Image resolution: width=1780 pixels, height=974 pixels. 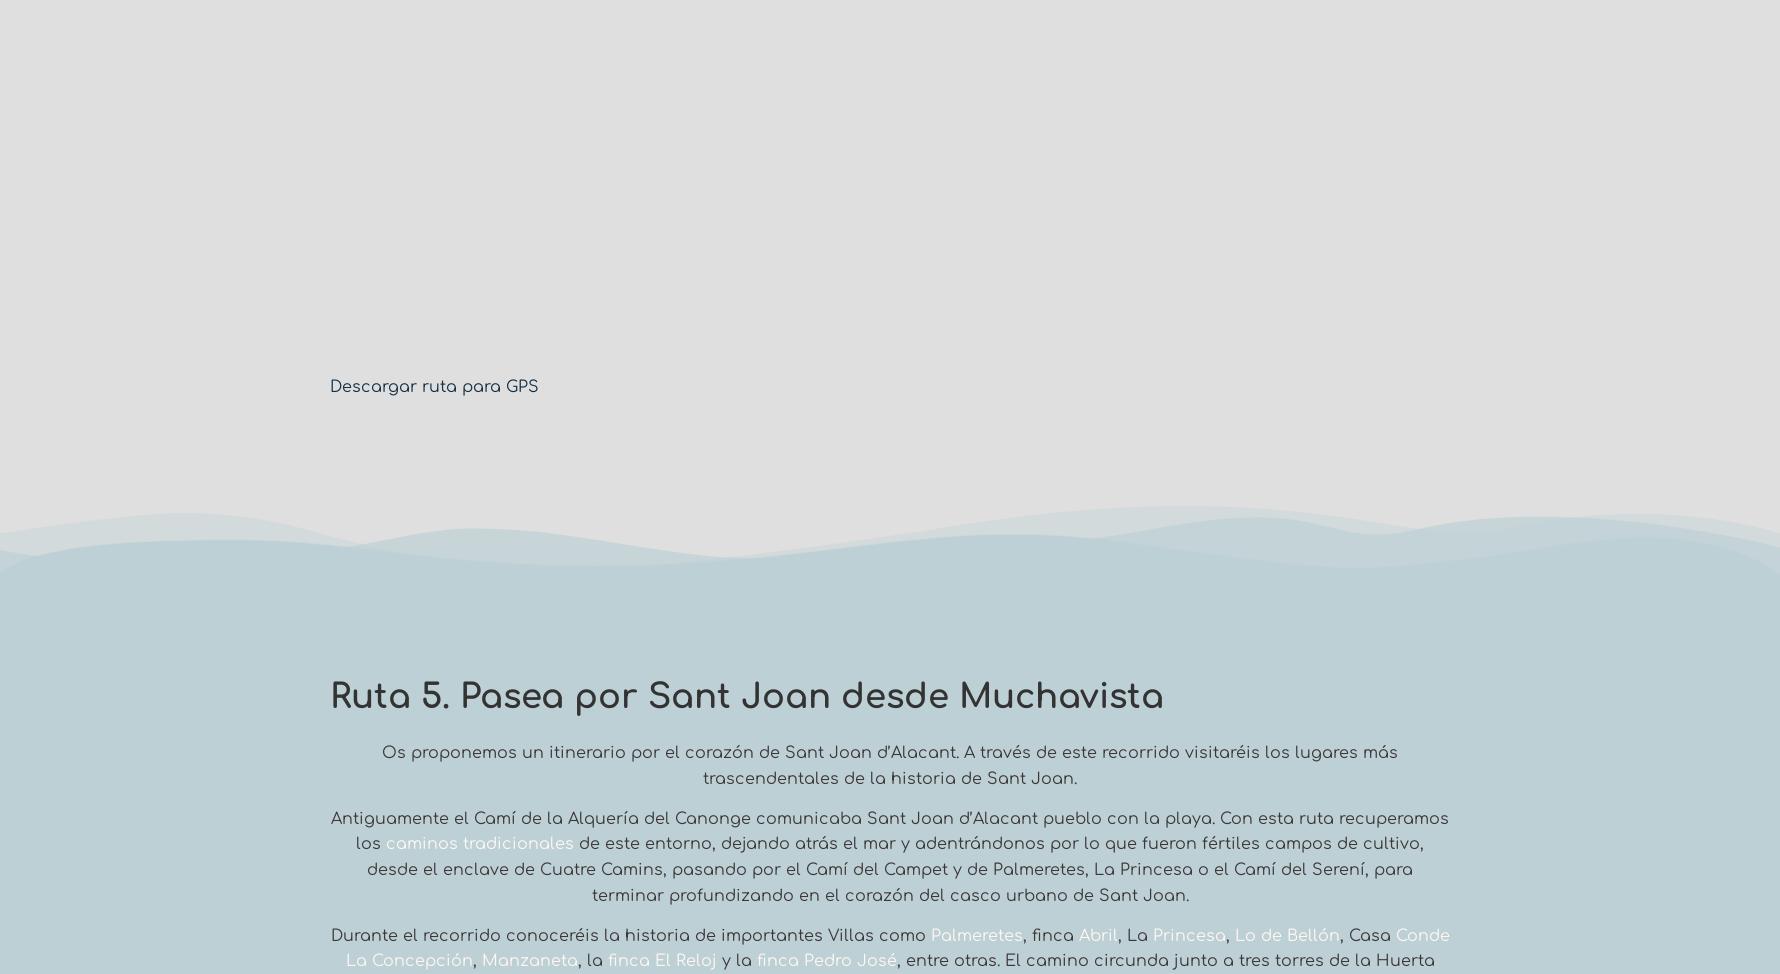 What do you see at coordinates (890, 764) in the screenshot?
I see `'Os proponemos un itinerario por el corazón de Sant Joan d’Alacant. A través de este recorrido visitaréis los lugares más trascendentales de la historia de Sant Joan.'` at bounding box center [890, 764].